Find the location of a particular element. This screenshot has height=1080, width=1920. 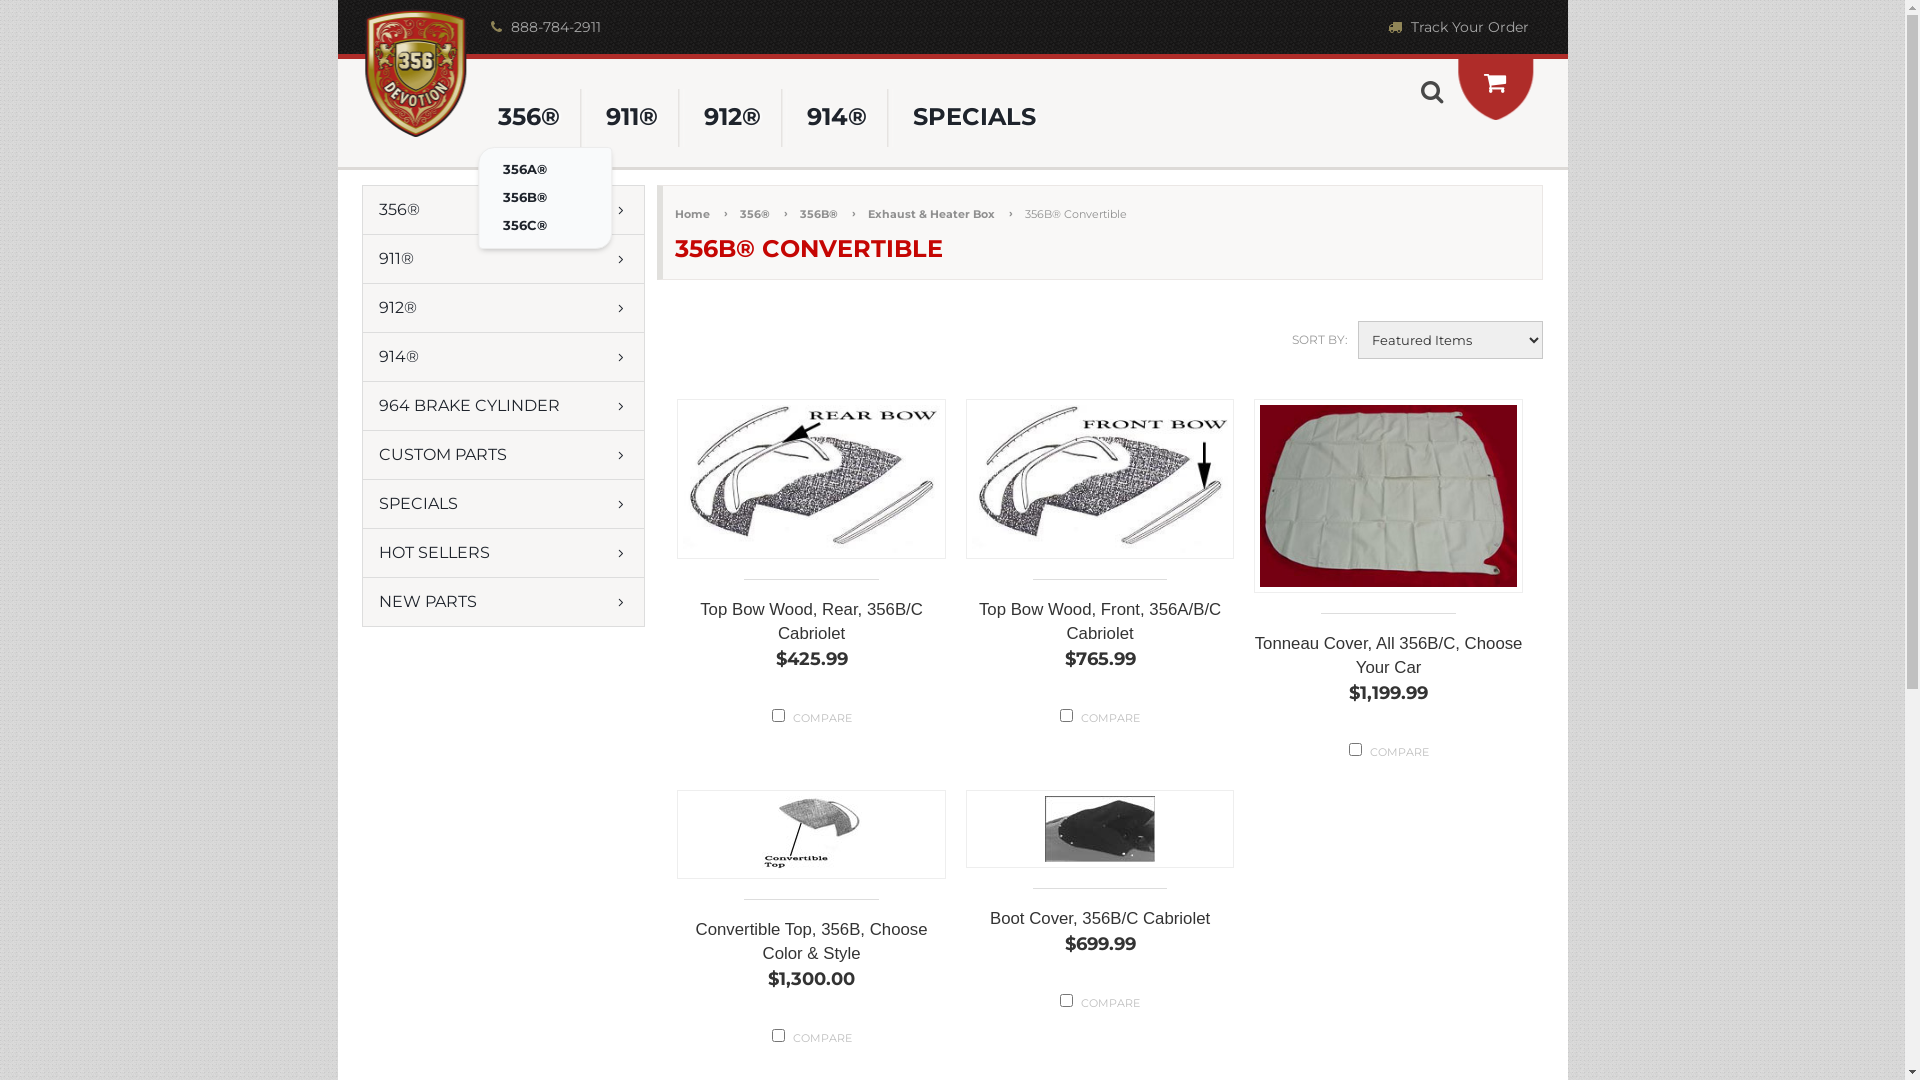

'888-784-2911' is located at coordinates (543, 27).